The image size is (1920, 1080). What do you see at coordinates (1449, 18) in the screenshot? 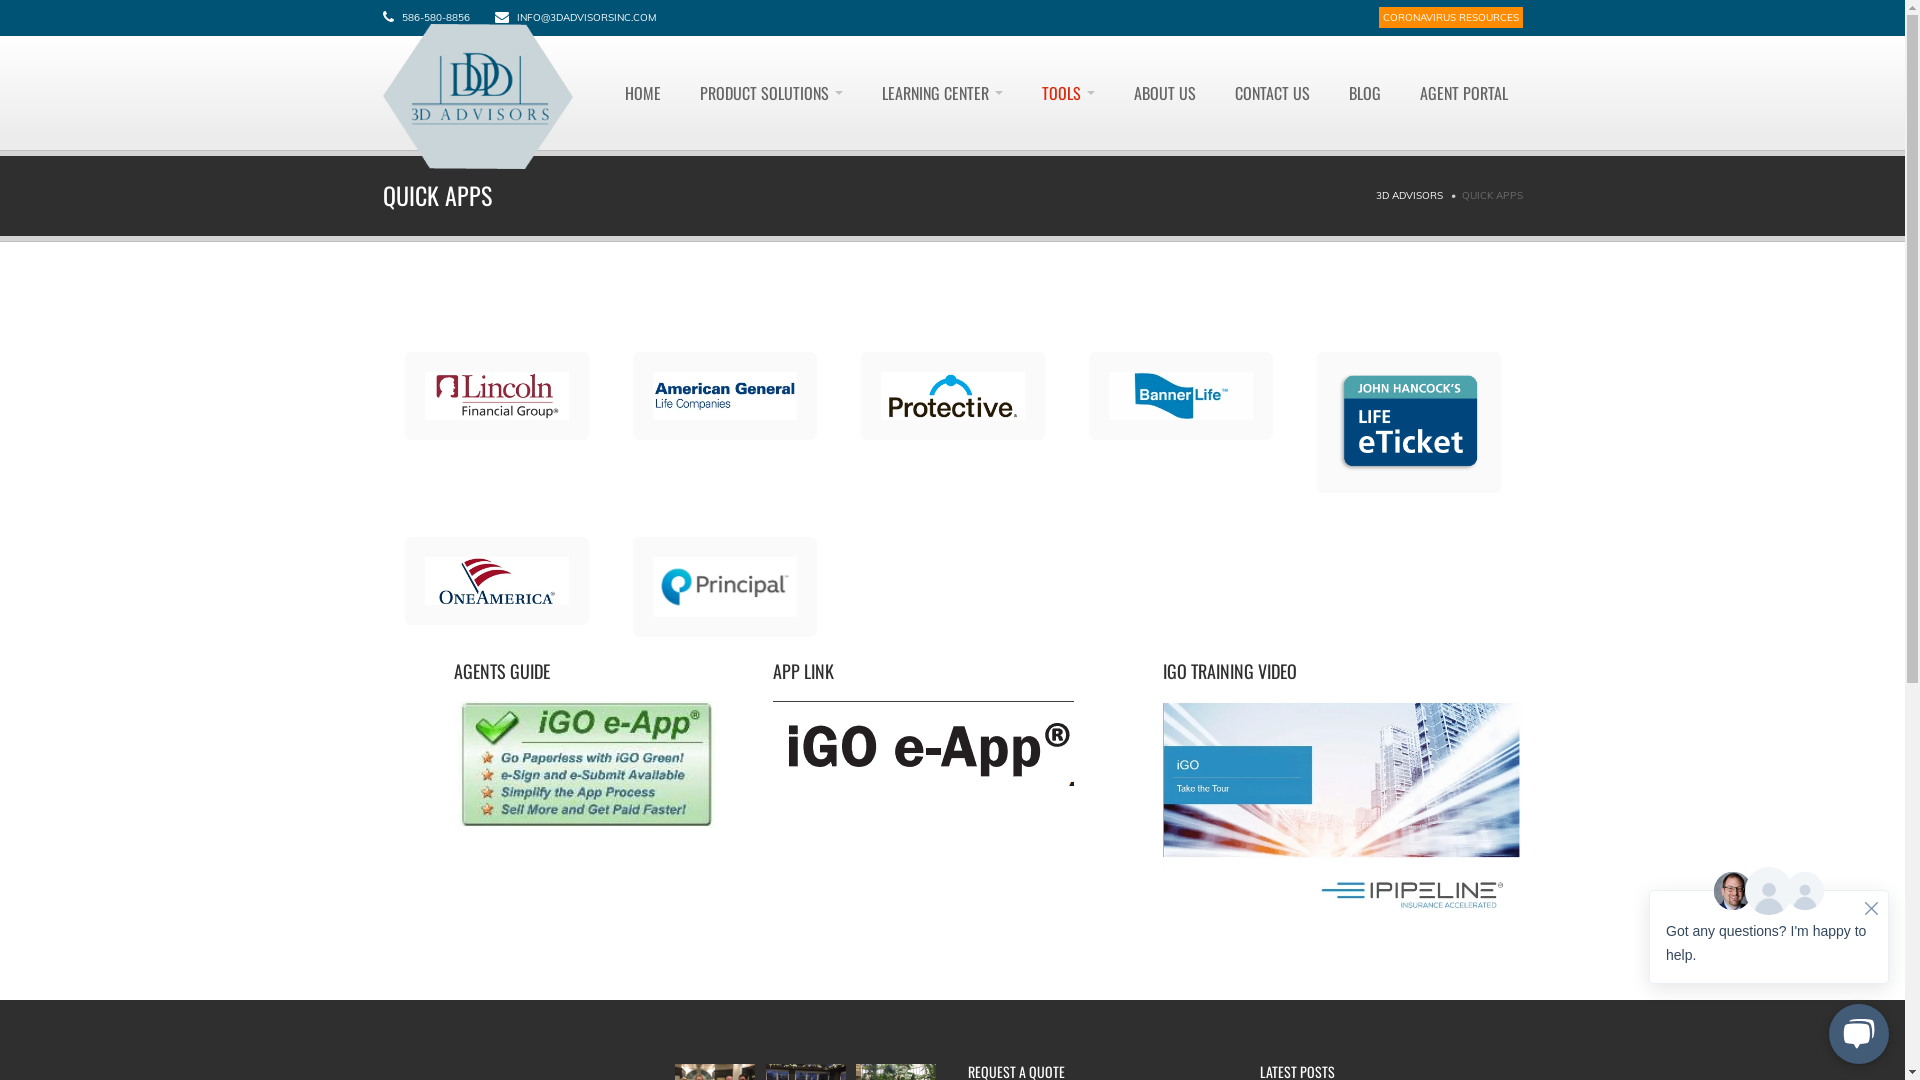
I see `'CORONAVIRUS RESOURCES'` at bounding box center [1449, 18].